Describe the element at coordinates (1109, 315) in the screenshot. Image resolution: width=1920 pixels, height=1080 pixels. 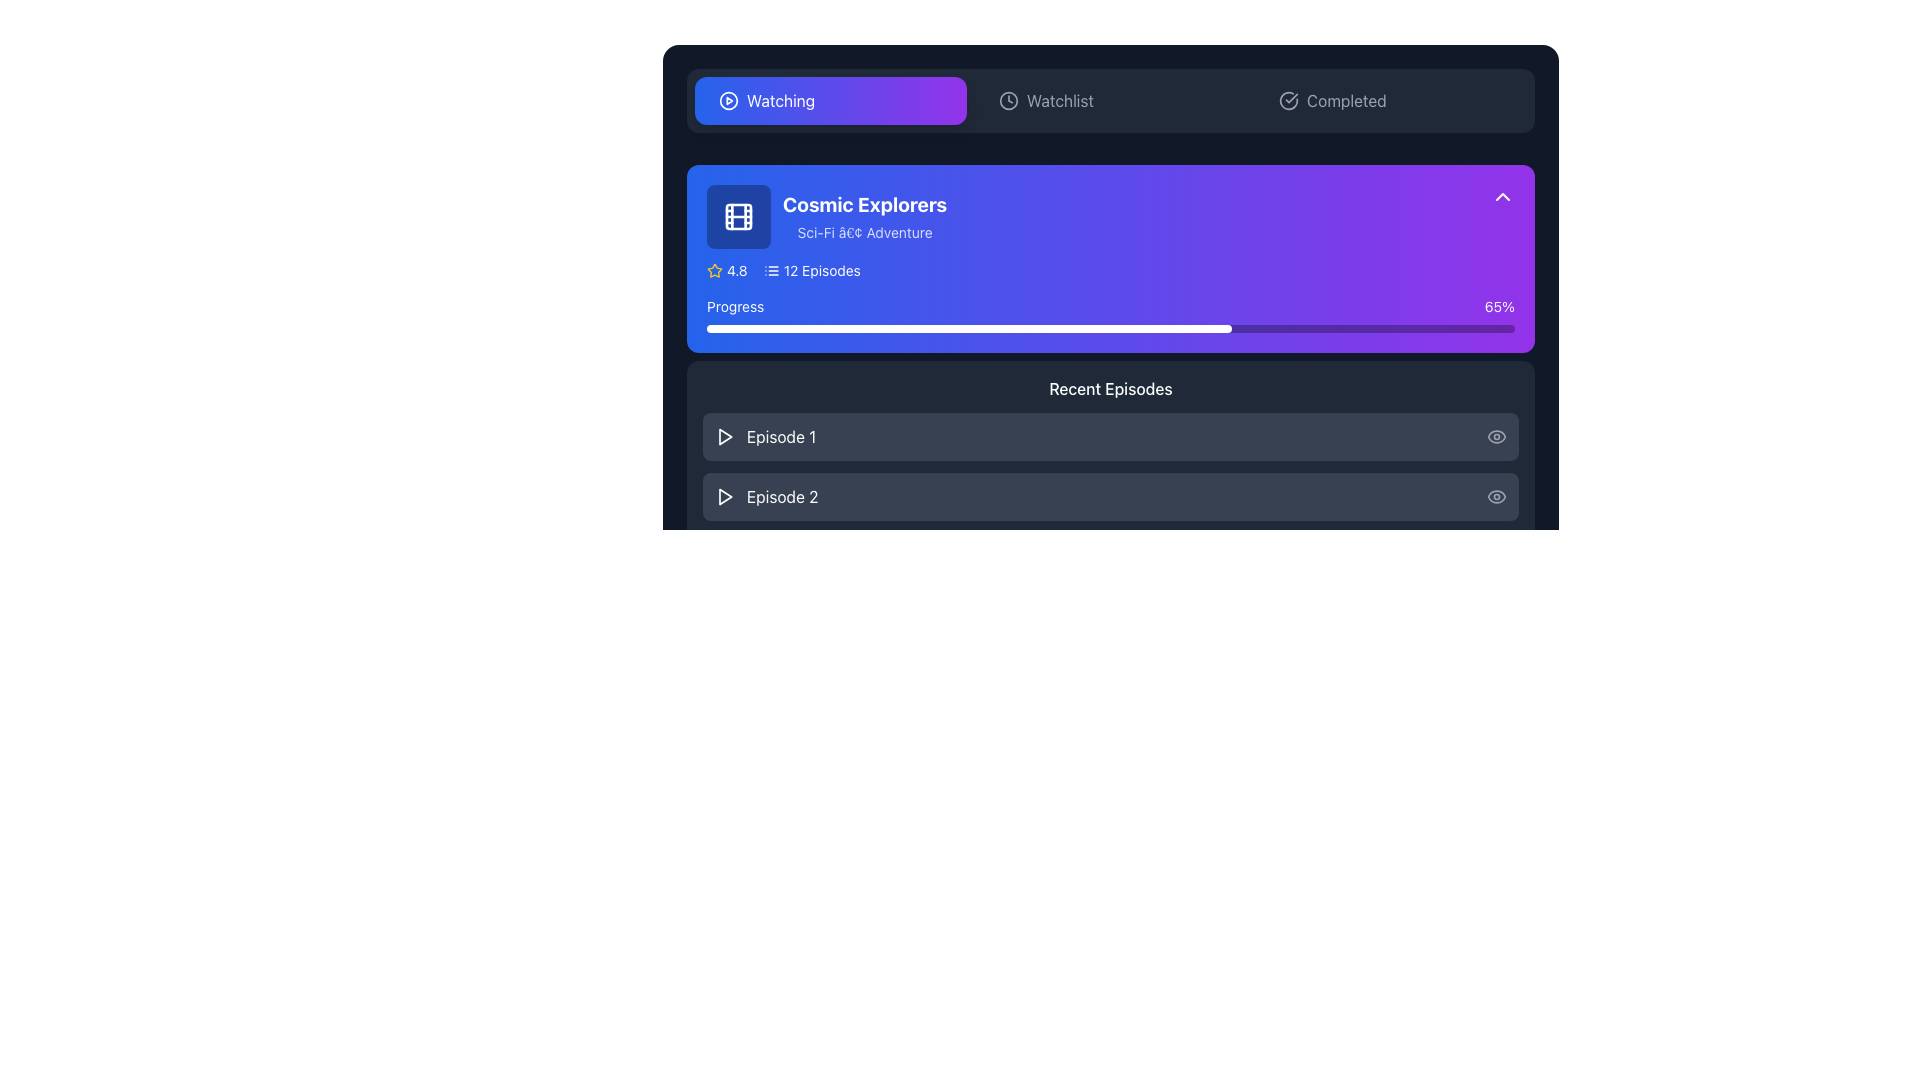
I see `the progress bar with a gradient color scheme transitioning from blue to purple, located below the 'Progress' label and next to the '65%' indicator within the 'Cosmic Explorers' card` at that location.